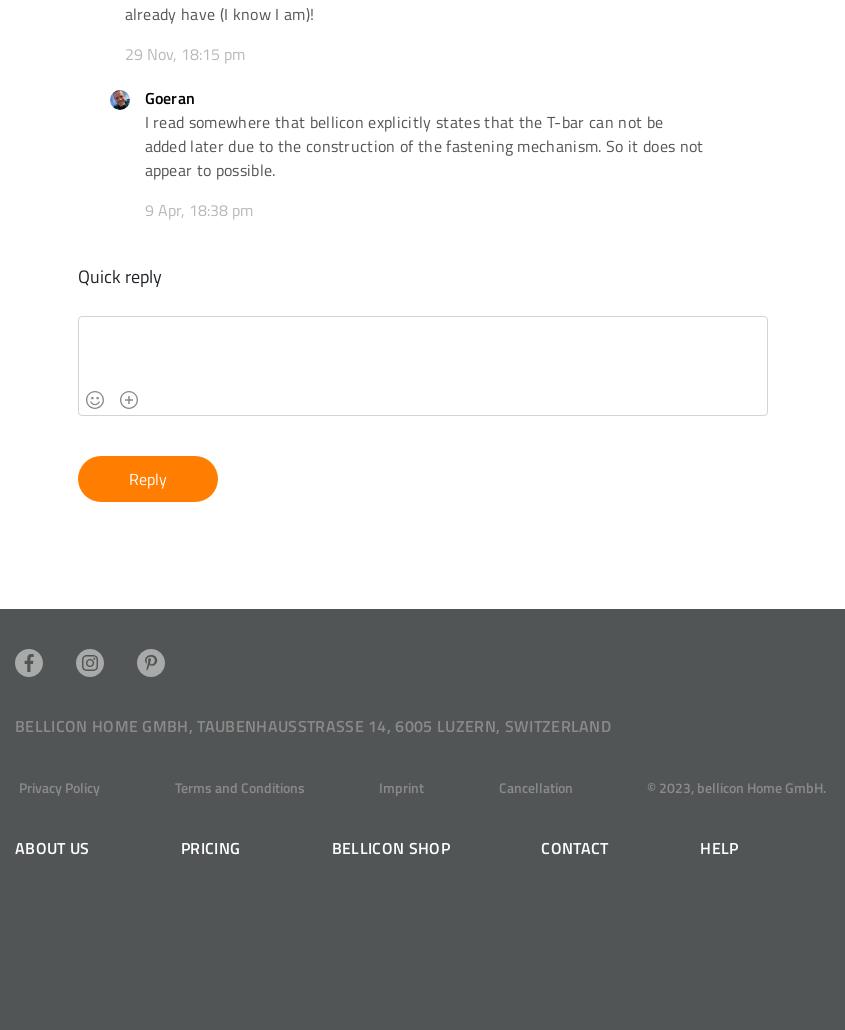  Describe the element at coordinates (183, 53) in the screenshot. I see `'29 Nov, 18:15 pm'` at that location.